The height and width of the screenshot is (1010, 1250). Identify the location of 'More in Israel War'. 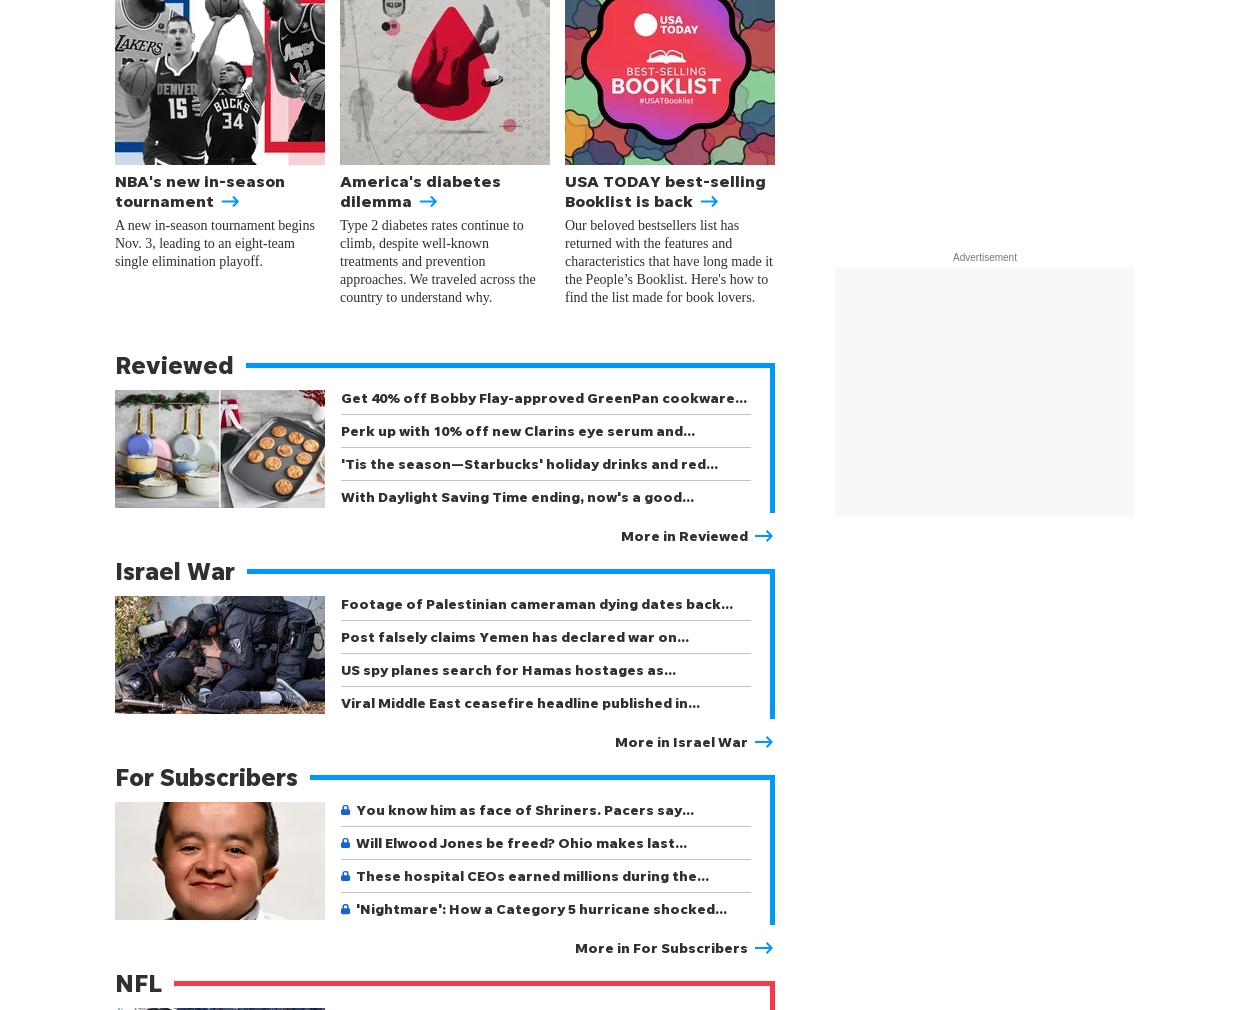
(681, 740).